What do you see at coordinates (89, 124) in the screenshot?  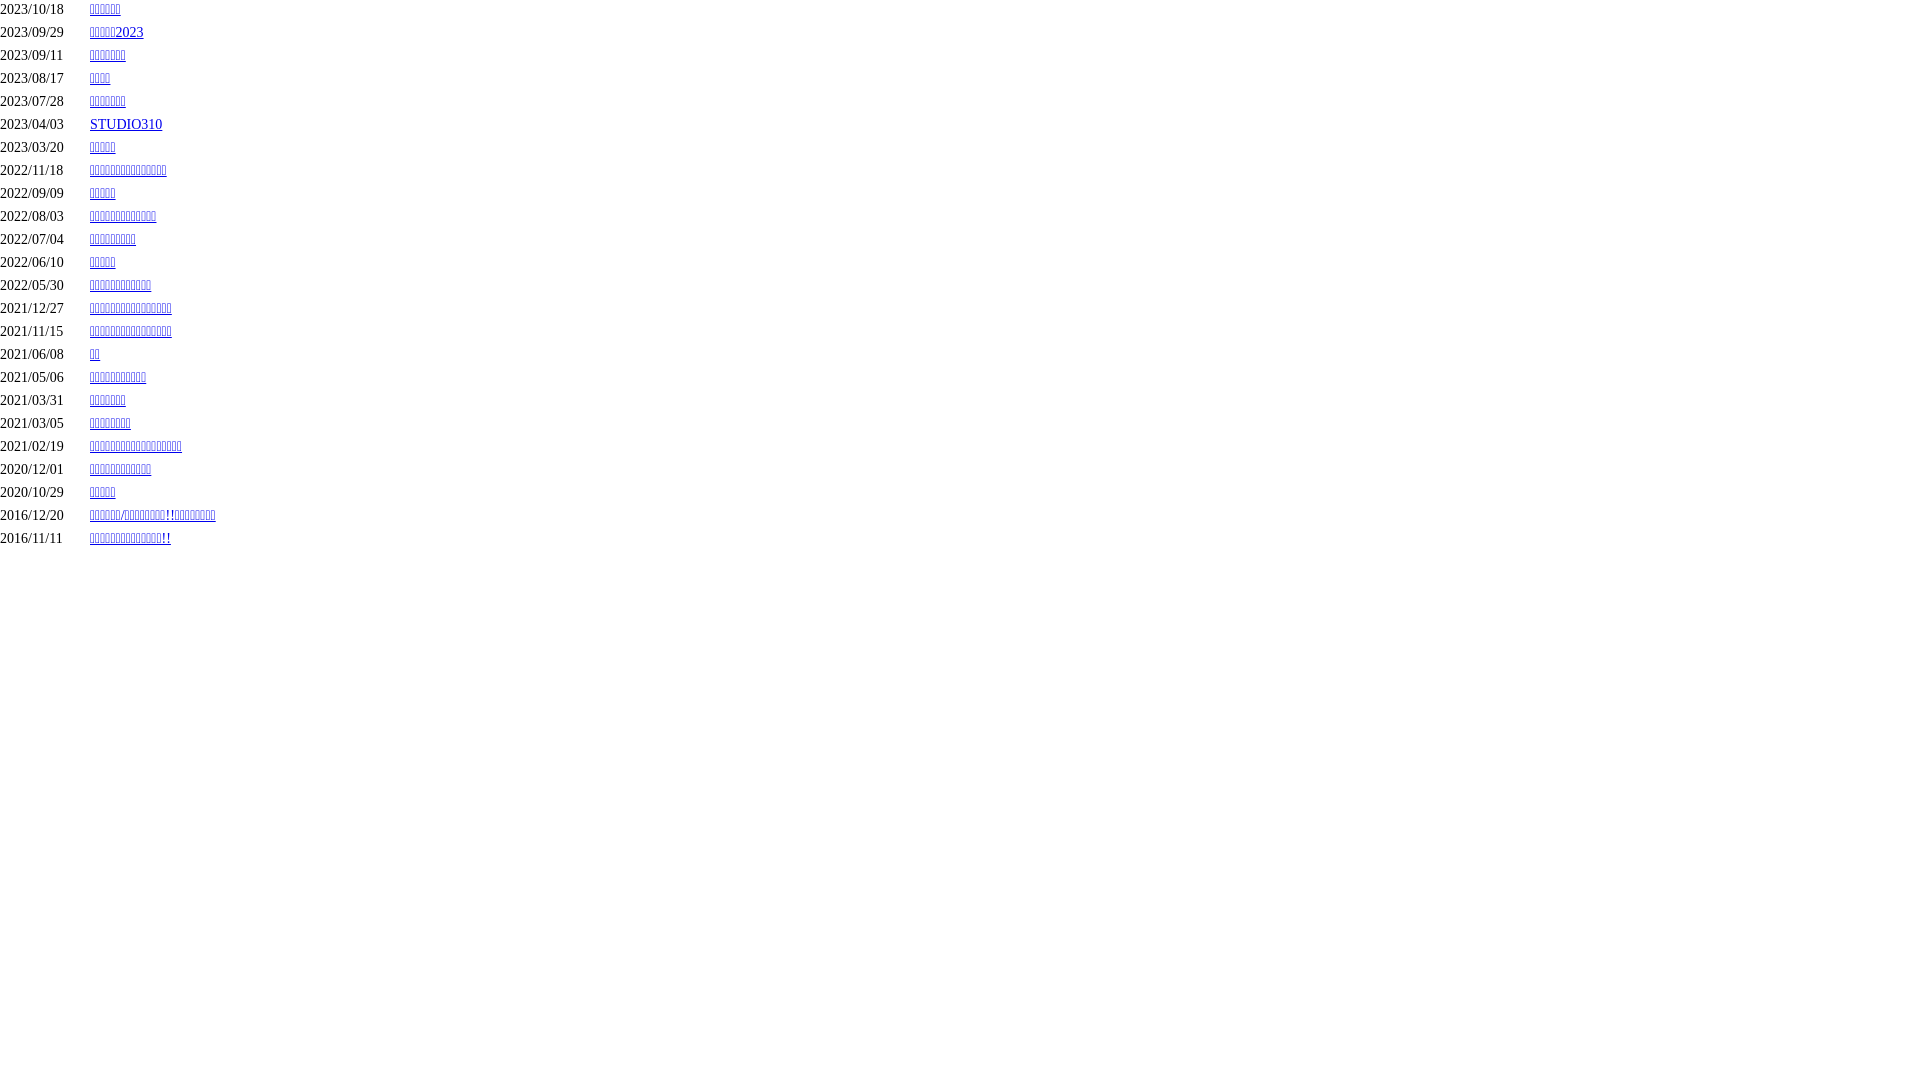 I see `'STUDIO310'` at bounding box center [89, 124].